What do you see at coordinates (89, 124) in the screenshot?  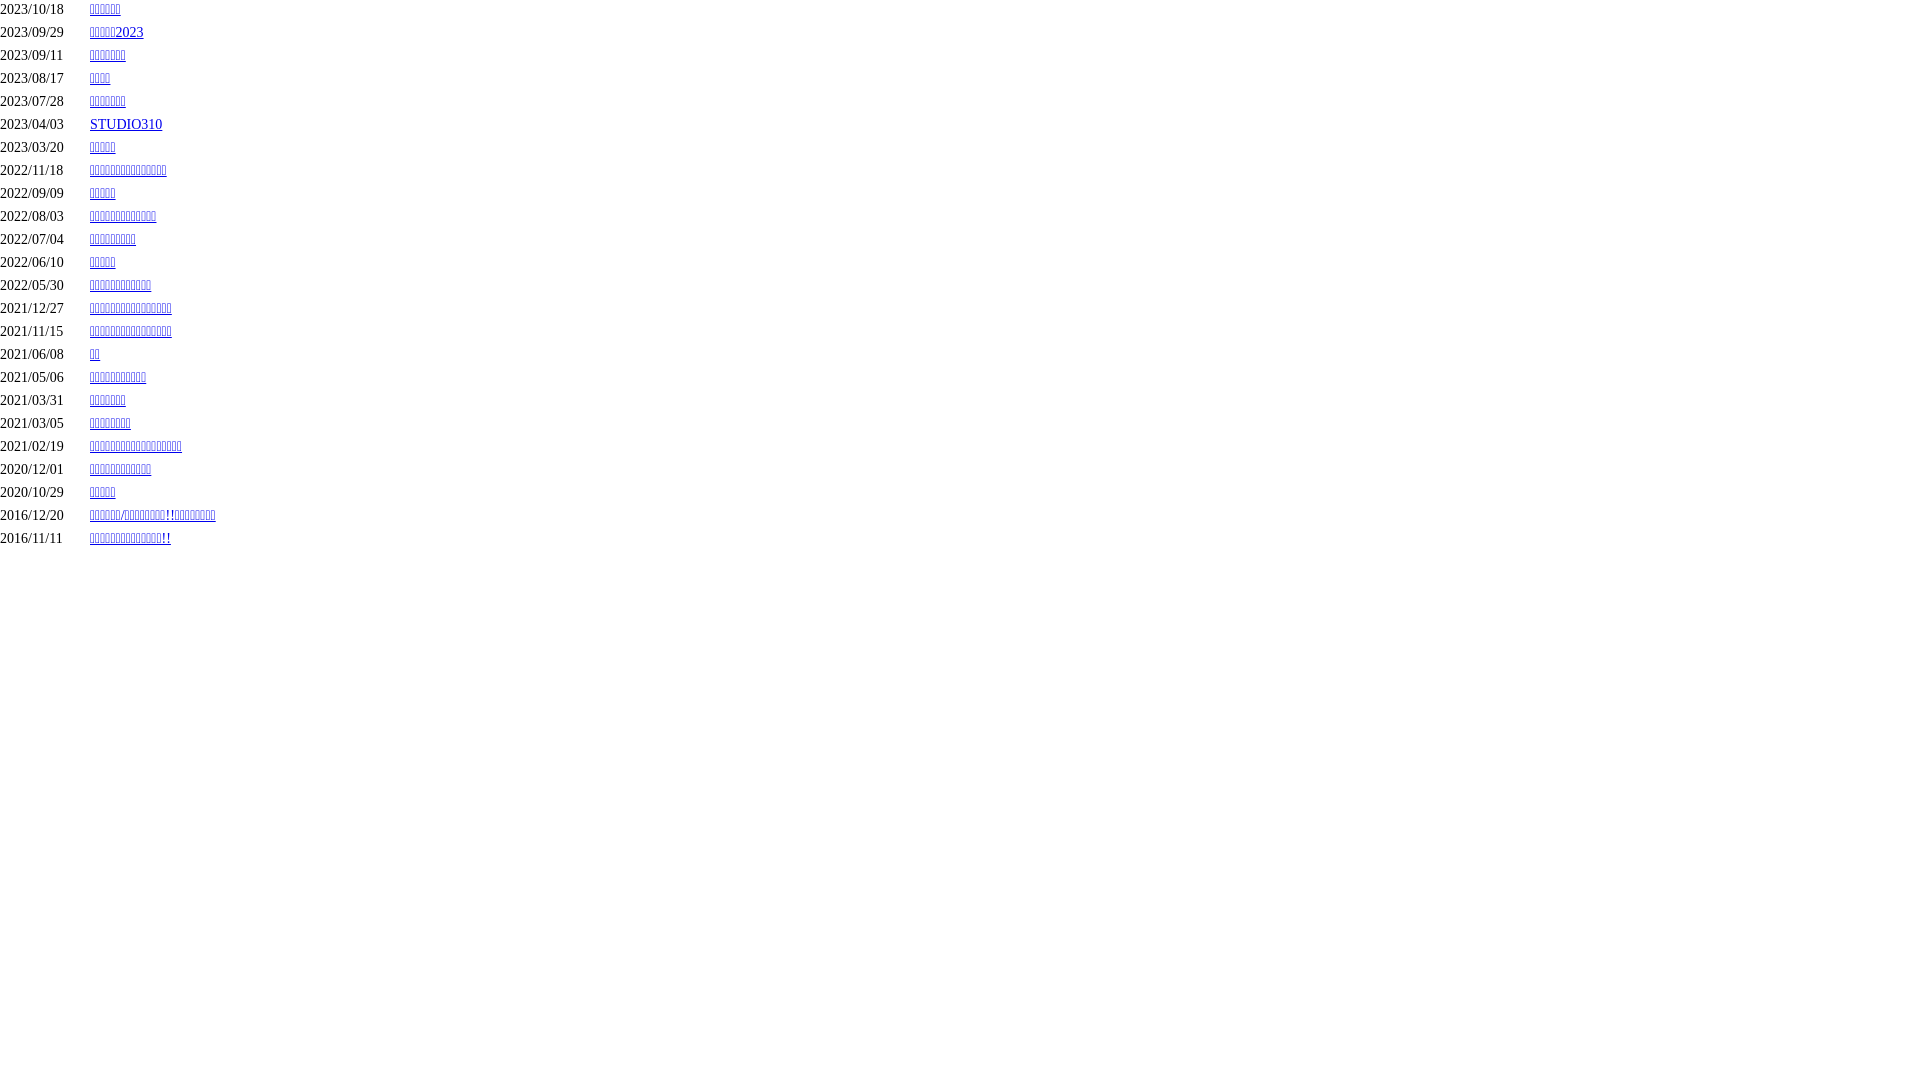 I see `'STUDIO310'` at bounding box center [89, 124].